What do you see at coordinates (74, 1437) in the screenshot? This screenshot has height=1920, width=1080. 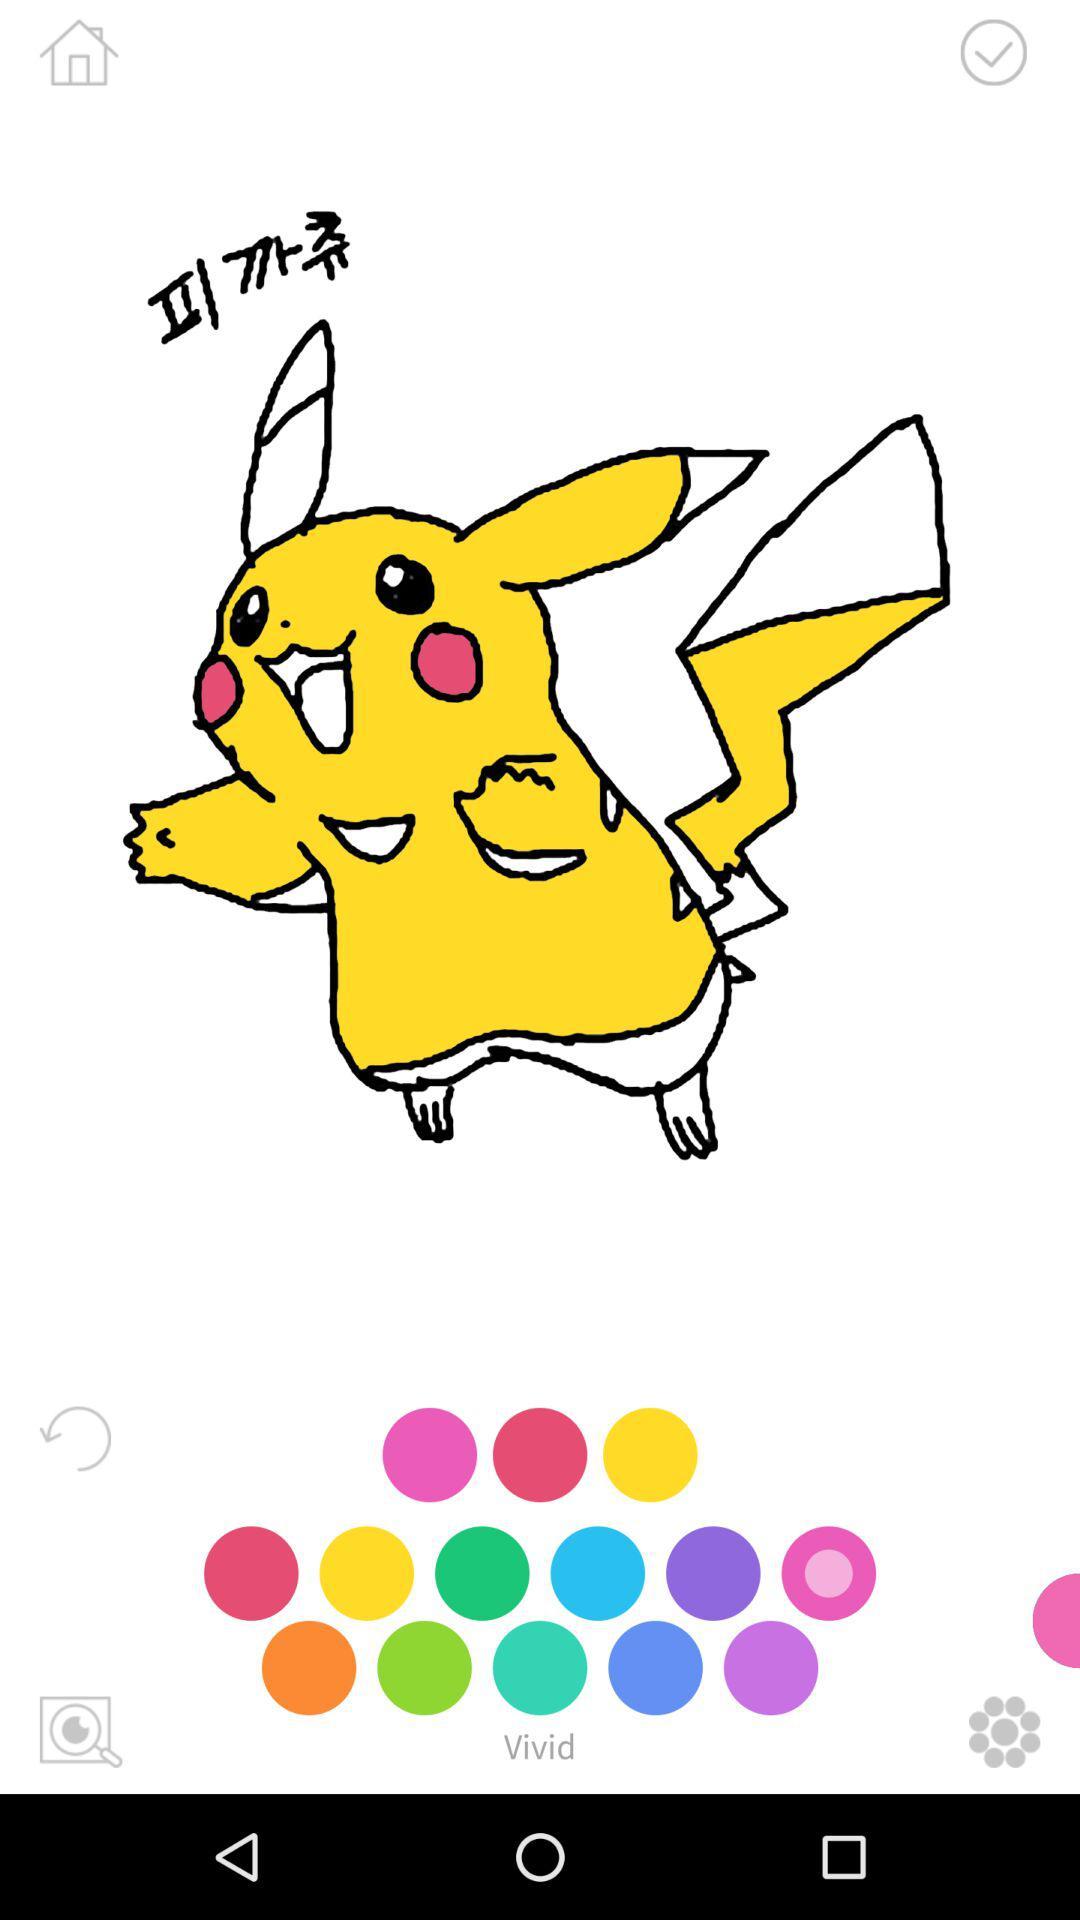 I see `reset screen` at bounding box center [74, 1437].